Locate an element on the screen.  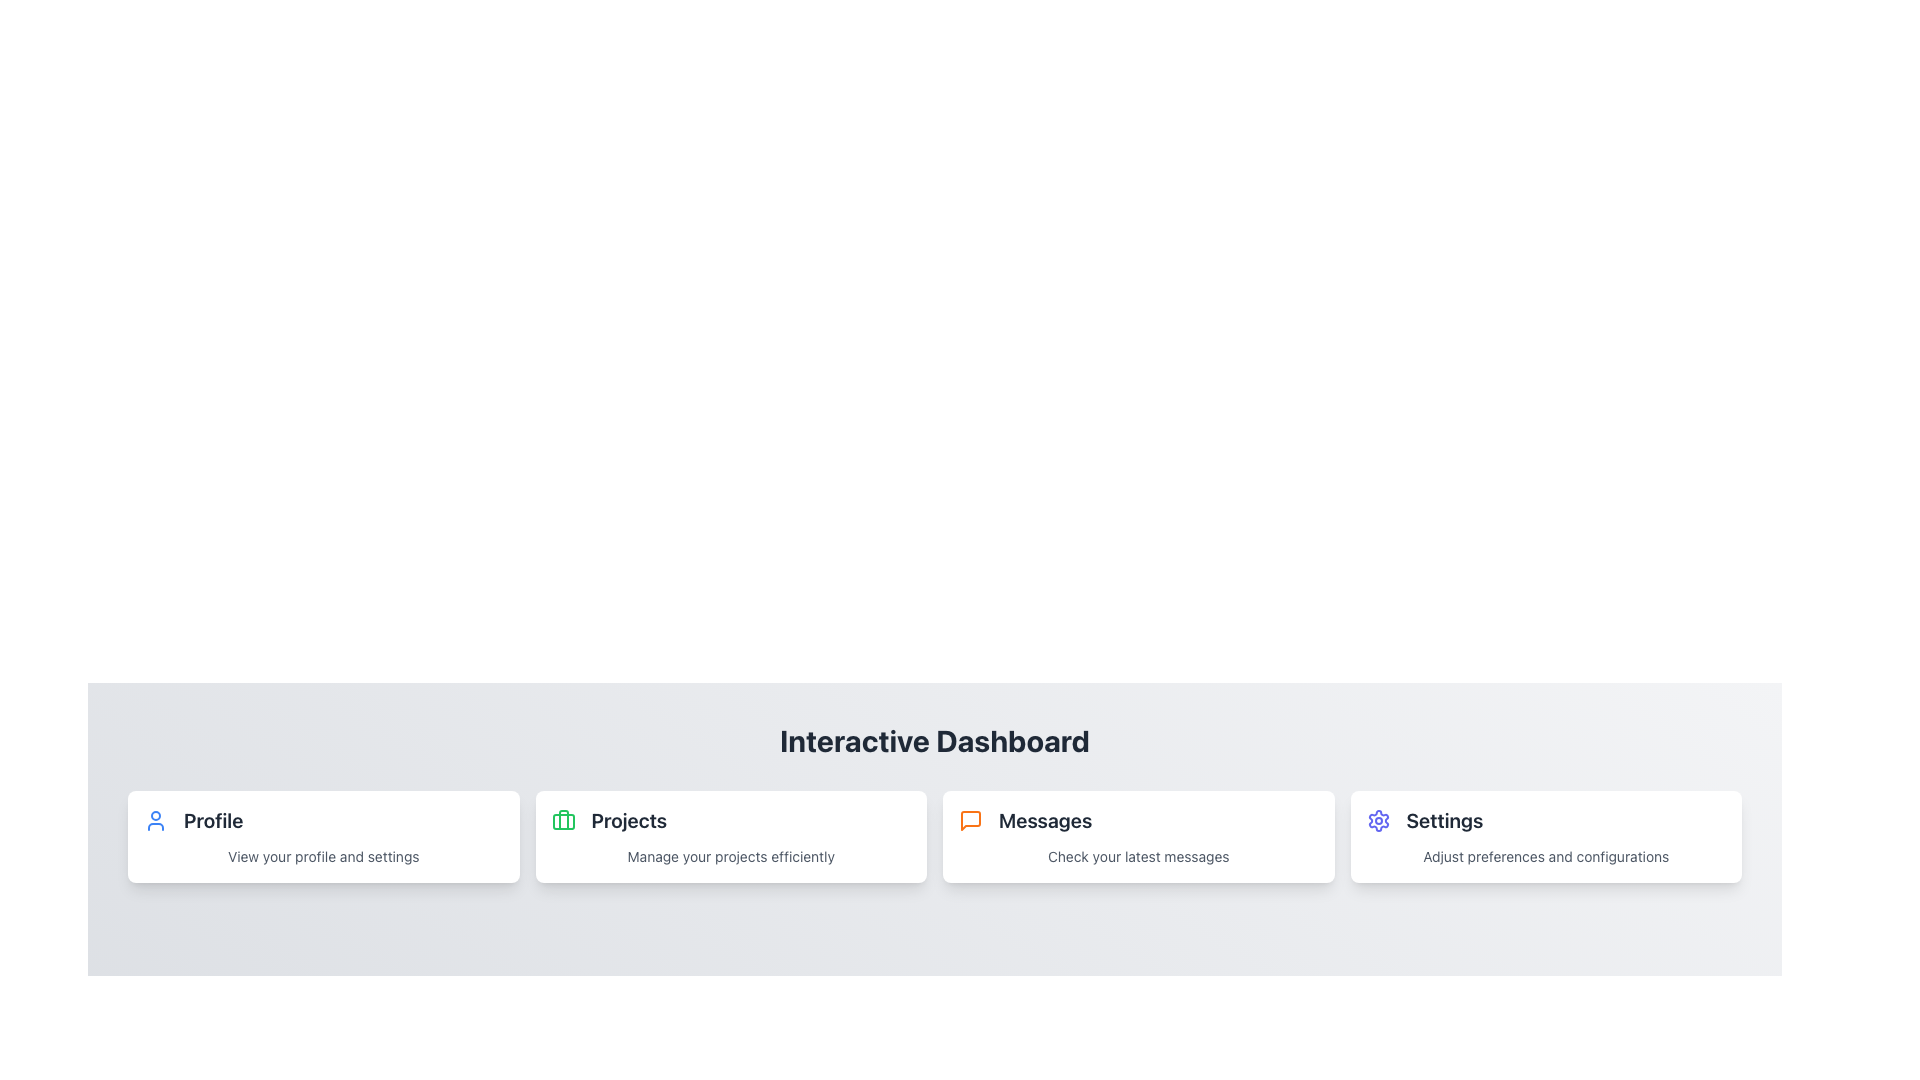
text label displaying 'Projects', which is styled with a bold and enlarged font, located centrally in the dashboard interface to understand the section's purpose is located at coordinates (628, 821).